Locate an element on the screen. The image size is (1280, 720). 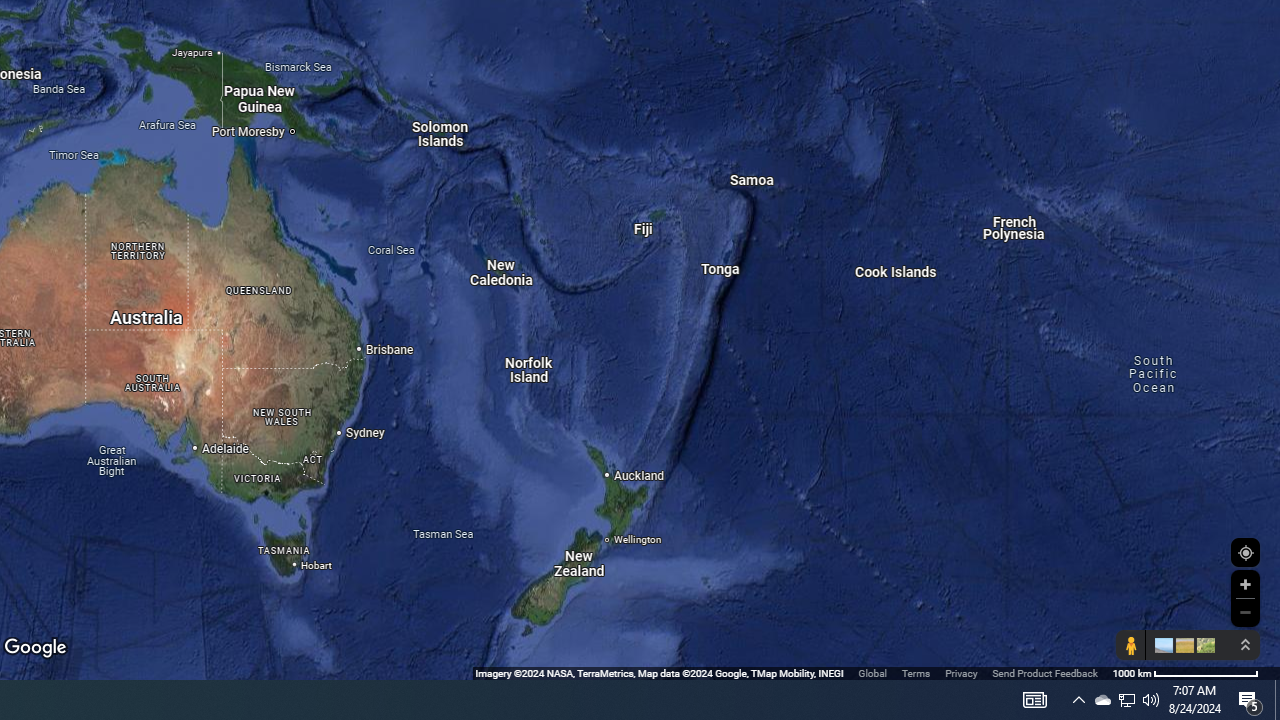
'Send Product Feedback' is located at coordinates (1044, 673).